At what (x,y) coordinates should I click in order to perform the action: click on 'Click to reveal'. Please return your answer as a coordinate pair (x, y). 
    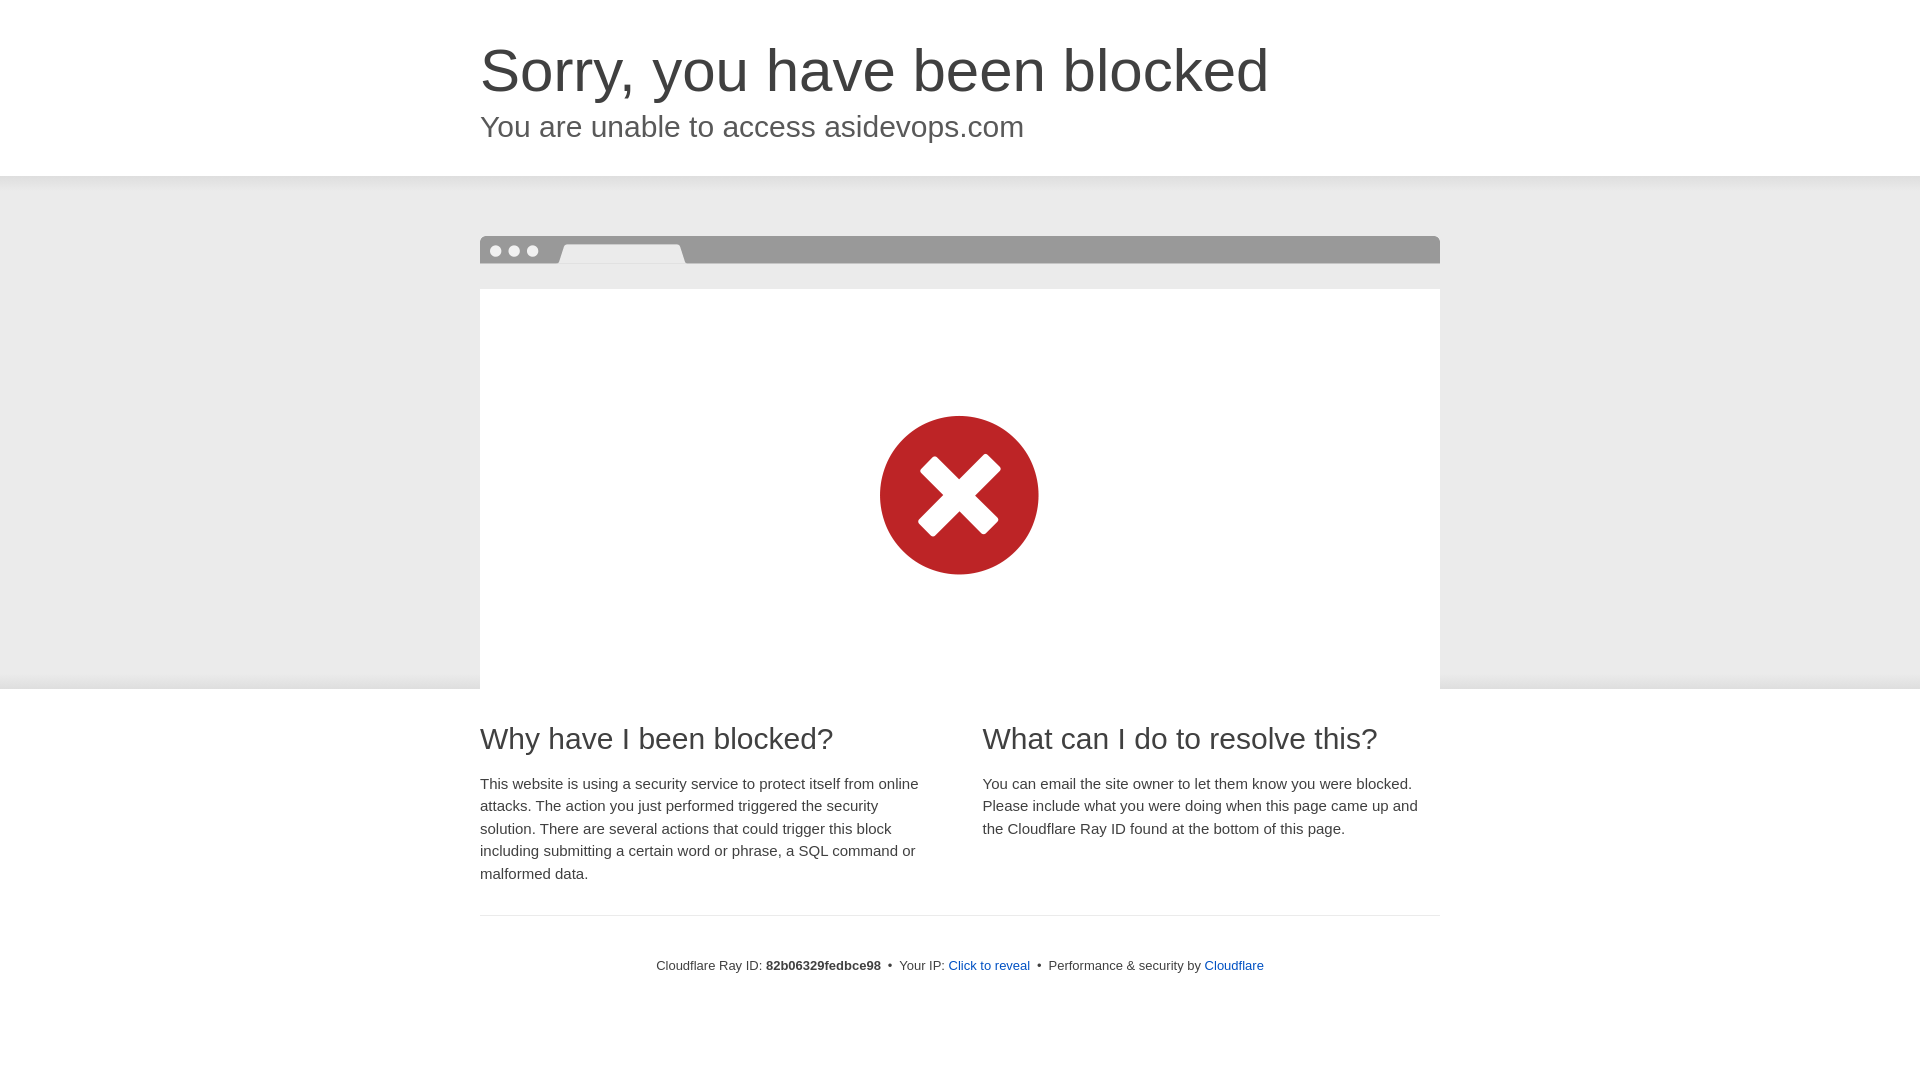
    Looking at the image, I should click on (989, 964).